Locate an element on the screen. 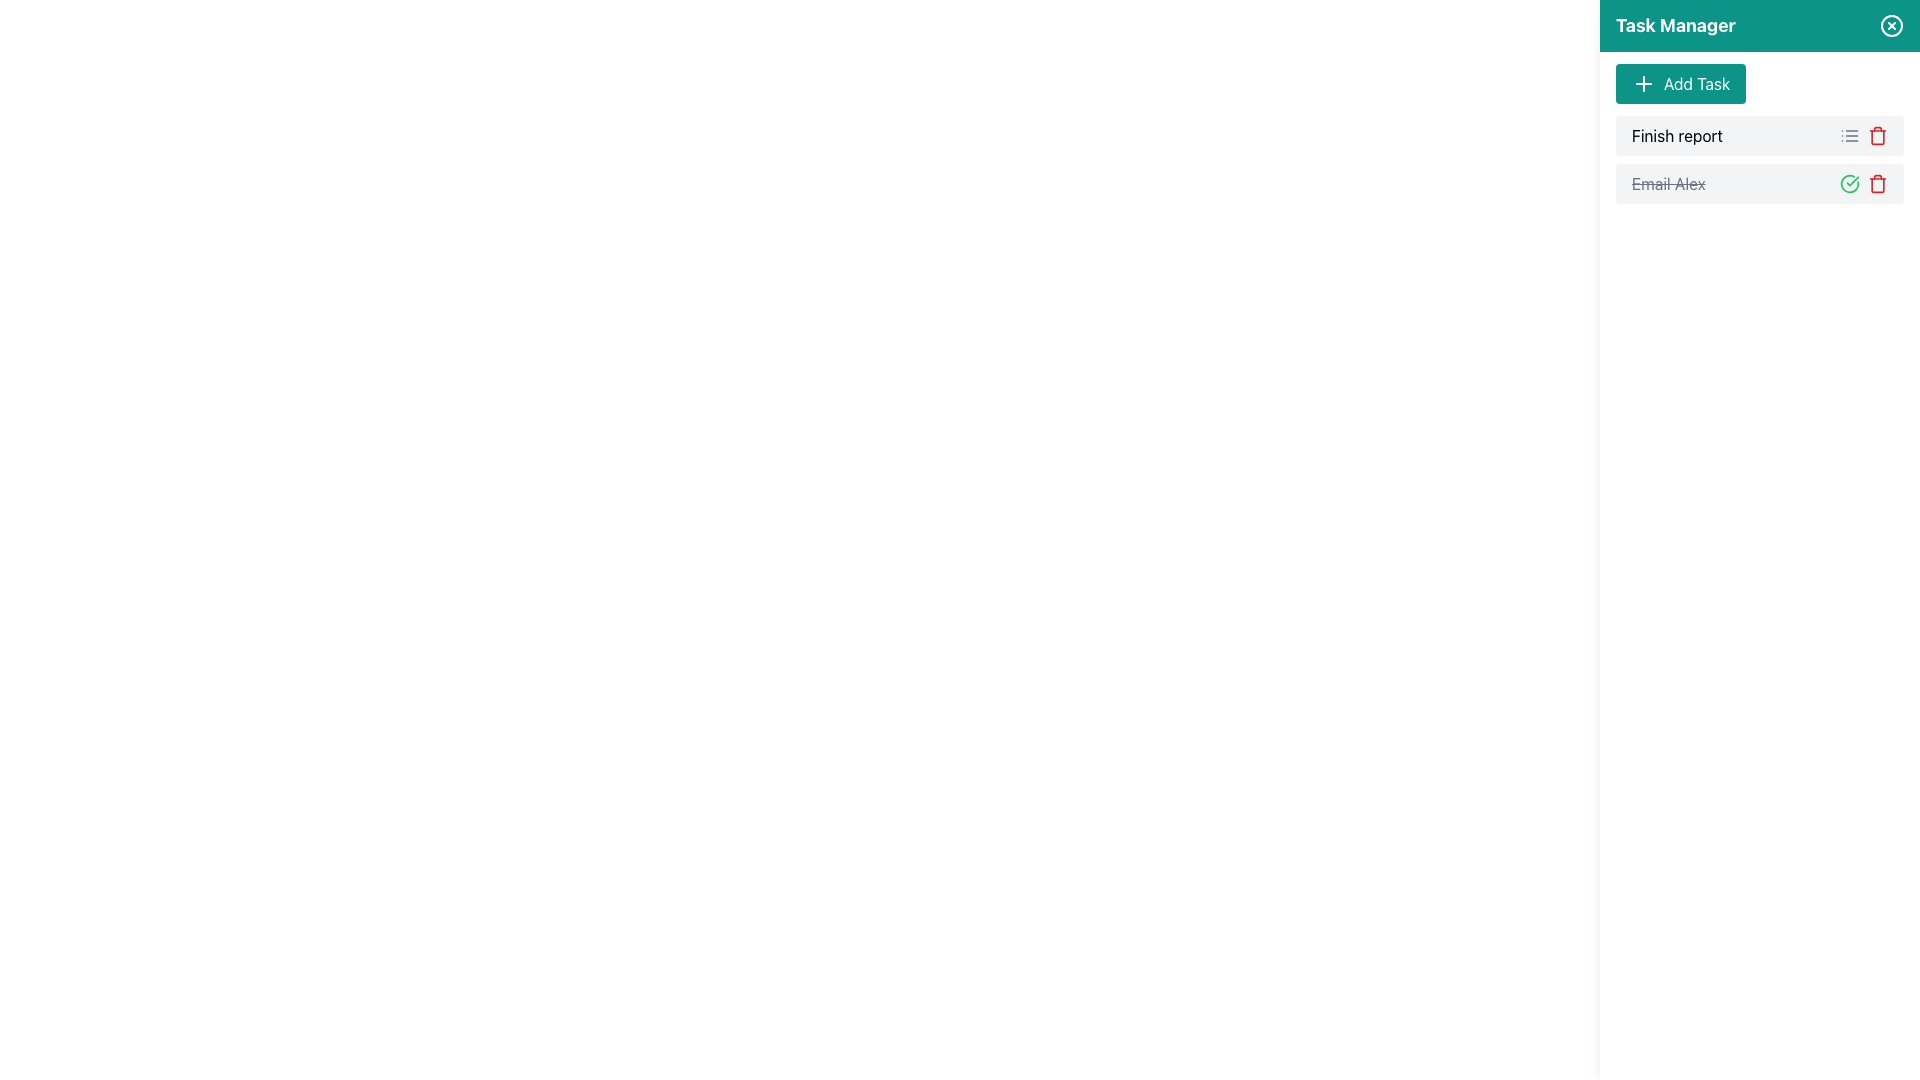  the icons in the icon group related to the 'Finish report' task is located at coordinates (1862, 135).